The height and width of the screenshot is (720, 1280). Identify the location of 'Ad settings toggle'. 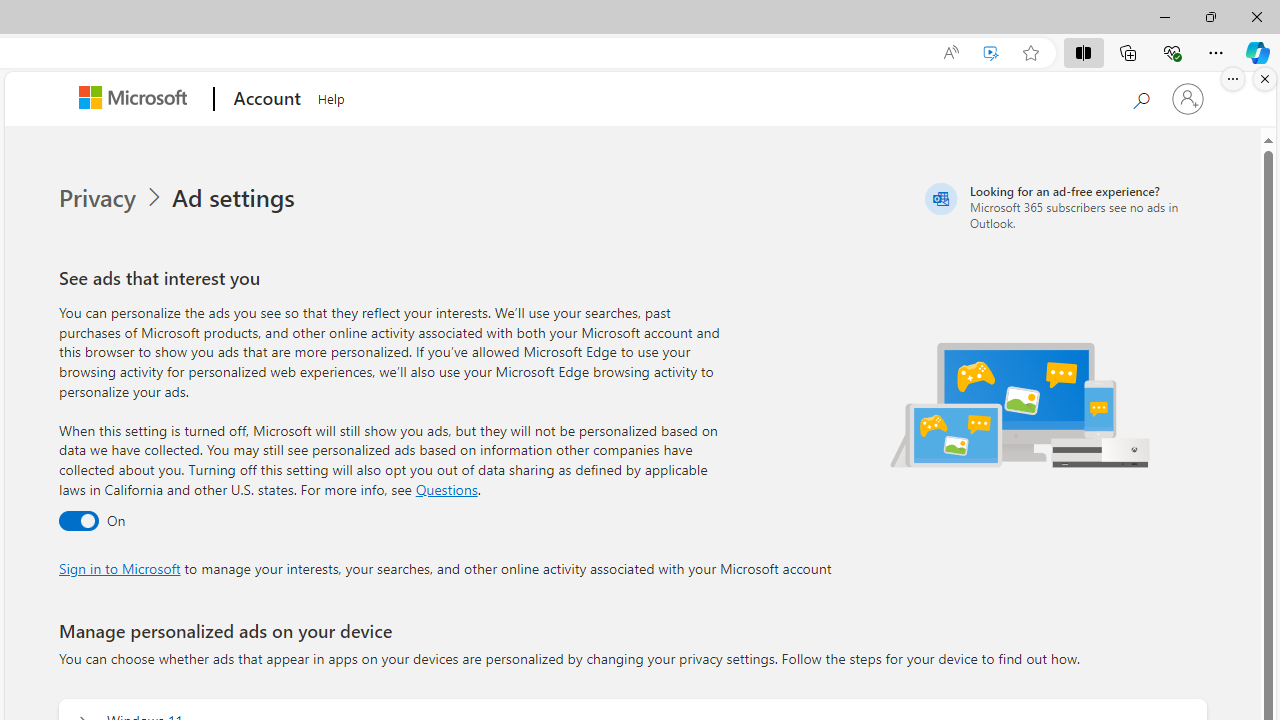
(78, 520).